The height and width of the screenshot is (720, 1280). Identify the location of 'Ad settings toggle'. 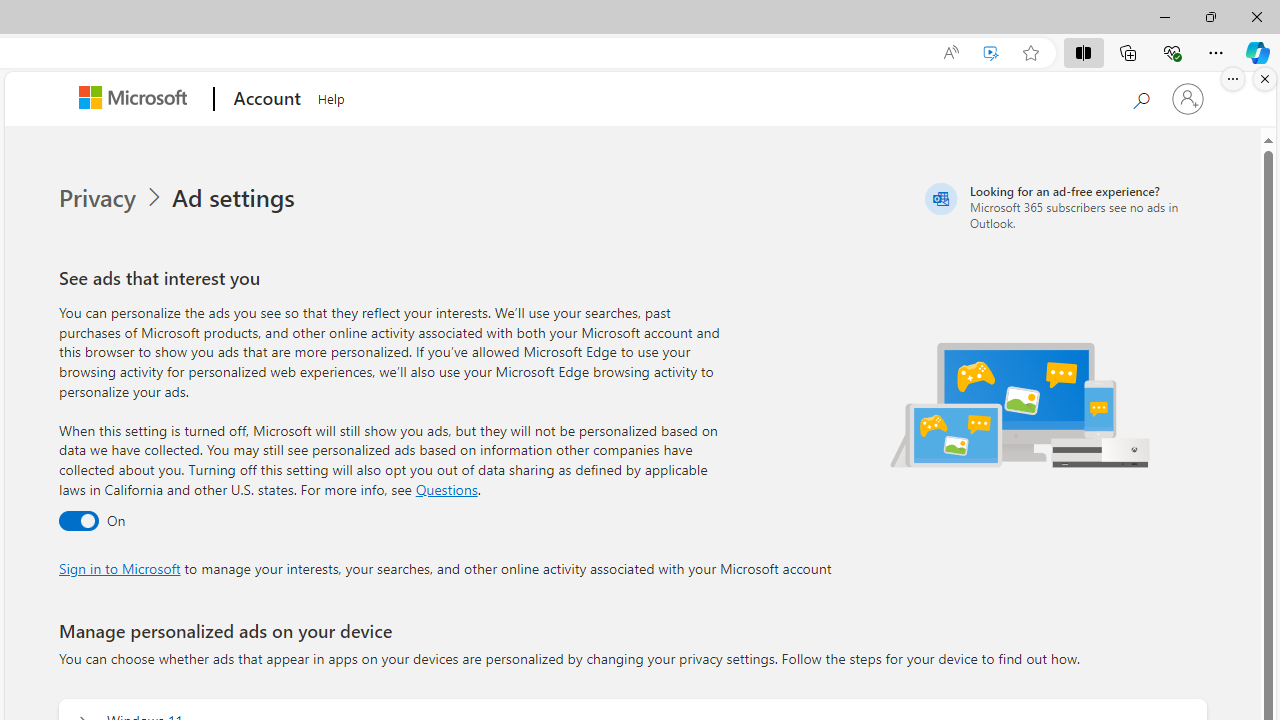
(78, 520).